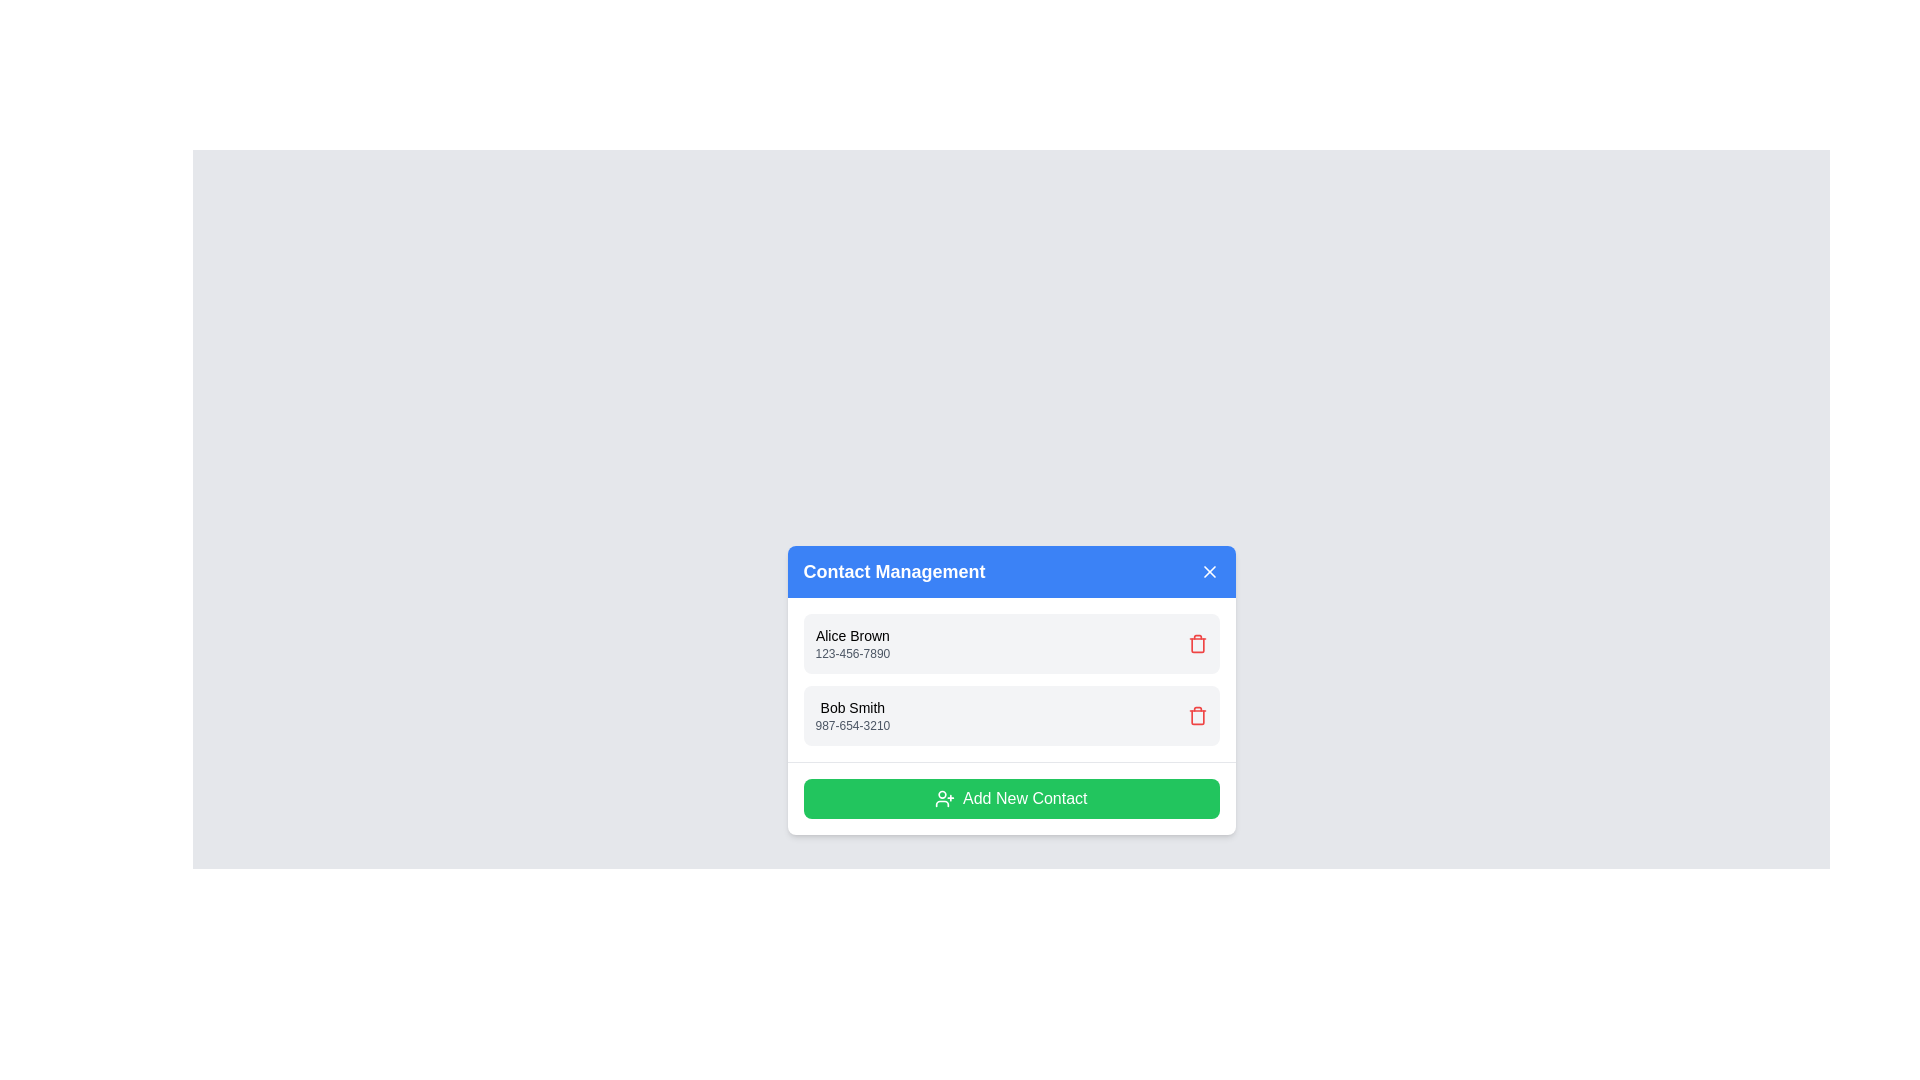 Image resolution: width=1920 pixels, height=1080 pixels. I want to click on 'Add New Contact' button to initiate adding a new contact, so click(1011, 797).